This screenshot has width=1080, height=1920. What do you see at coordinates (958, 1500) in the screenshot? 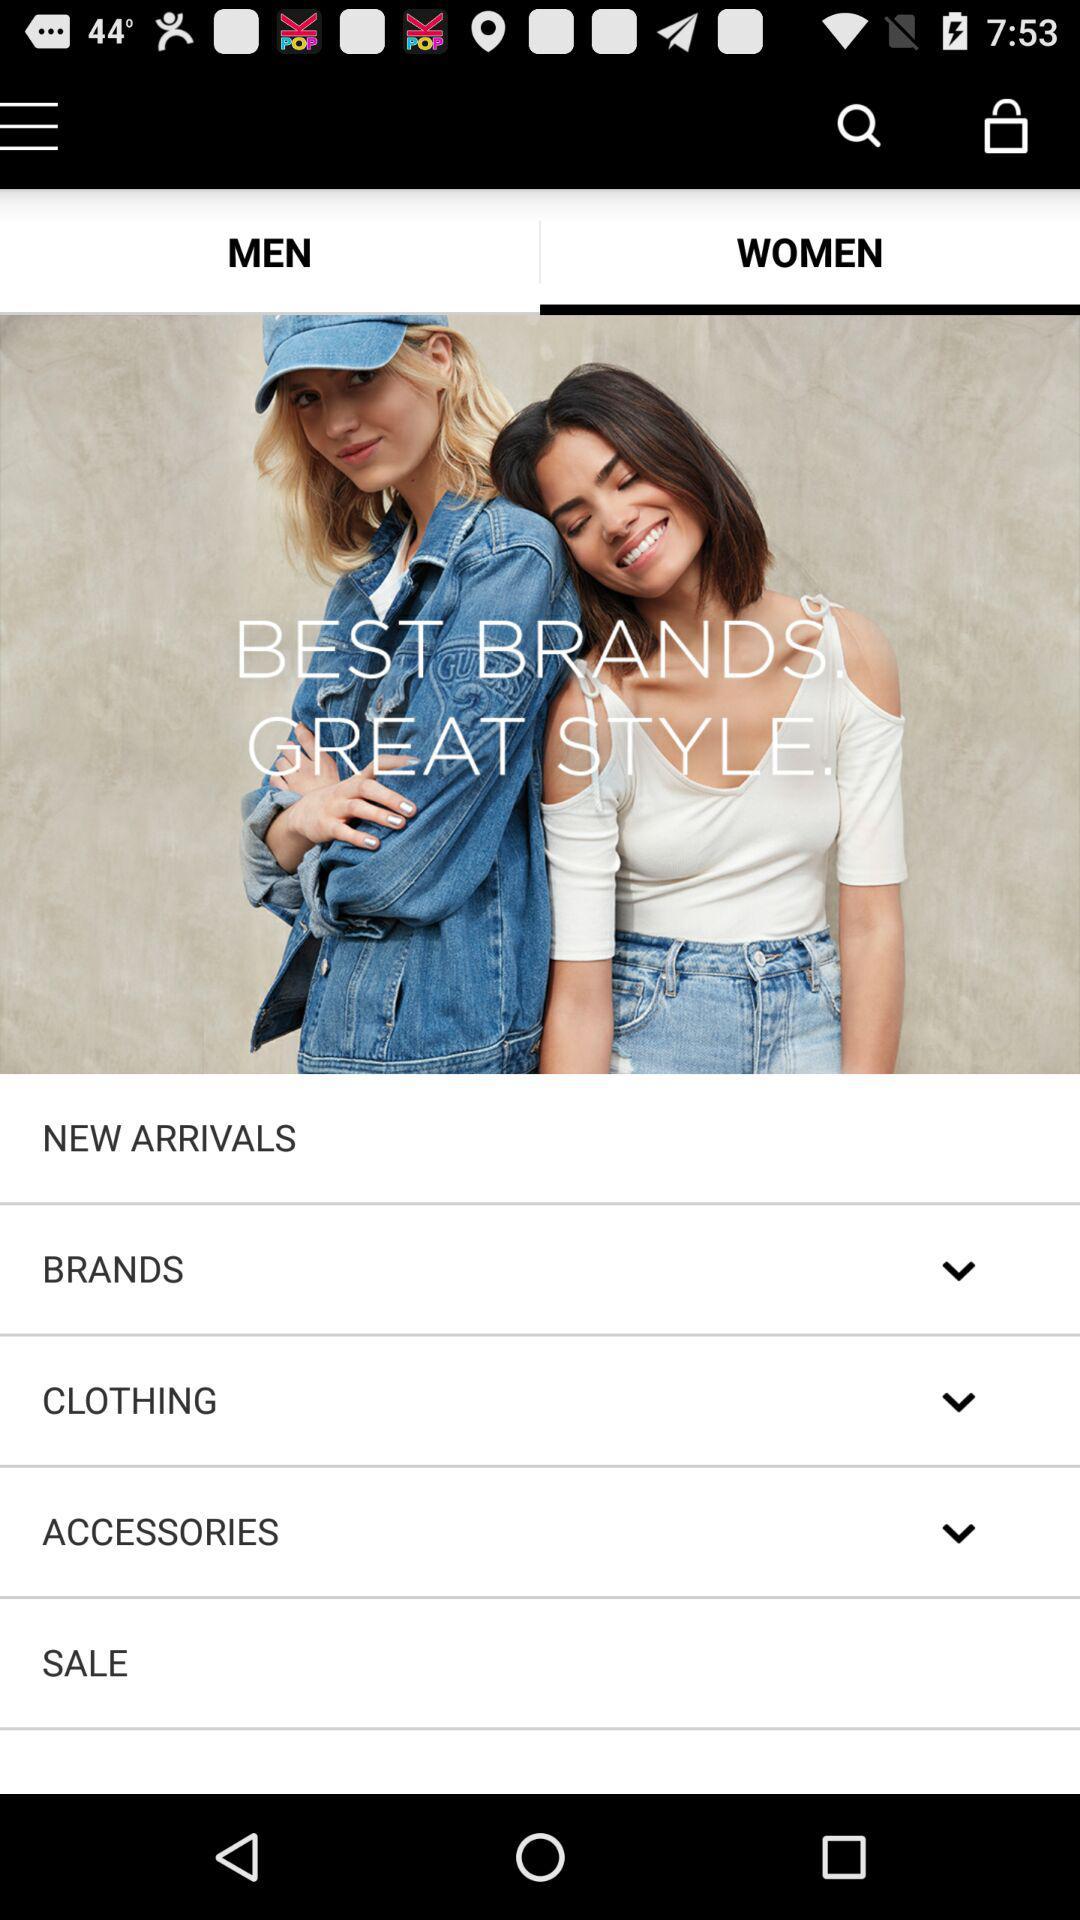
I see `the expand_more icon` at bounding box center [958, 1500].